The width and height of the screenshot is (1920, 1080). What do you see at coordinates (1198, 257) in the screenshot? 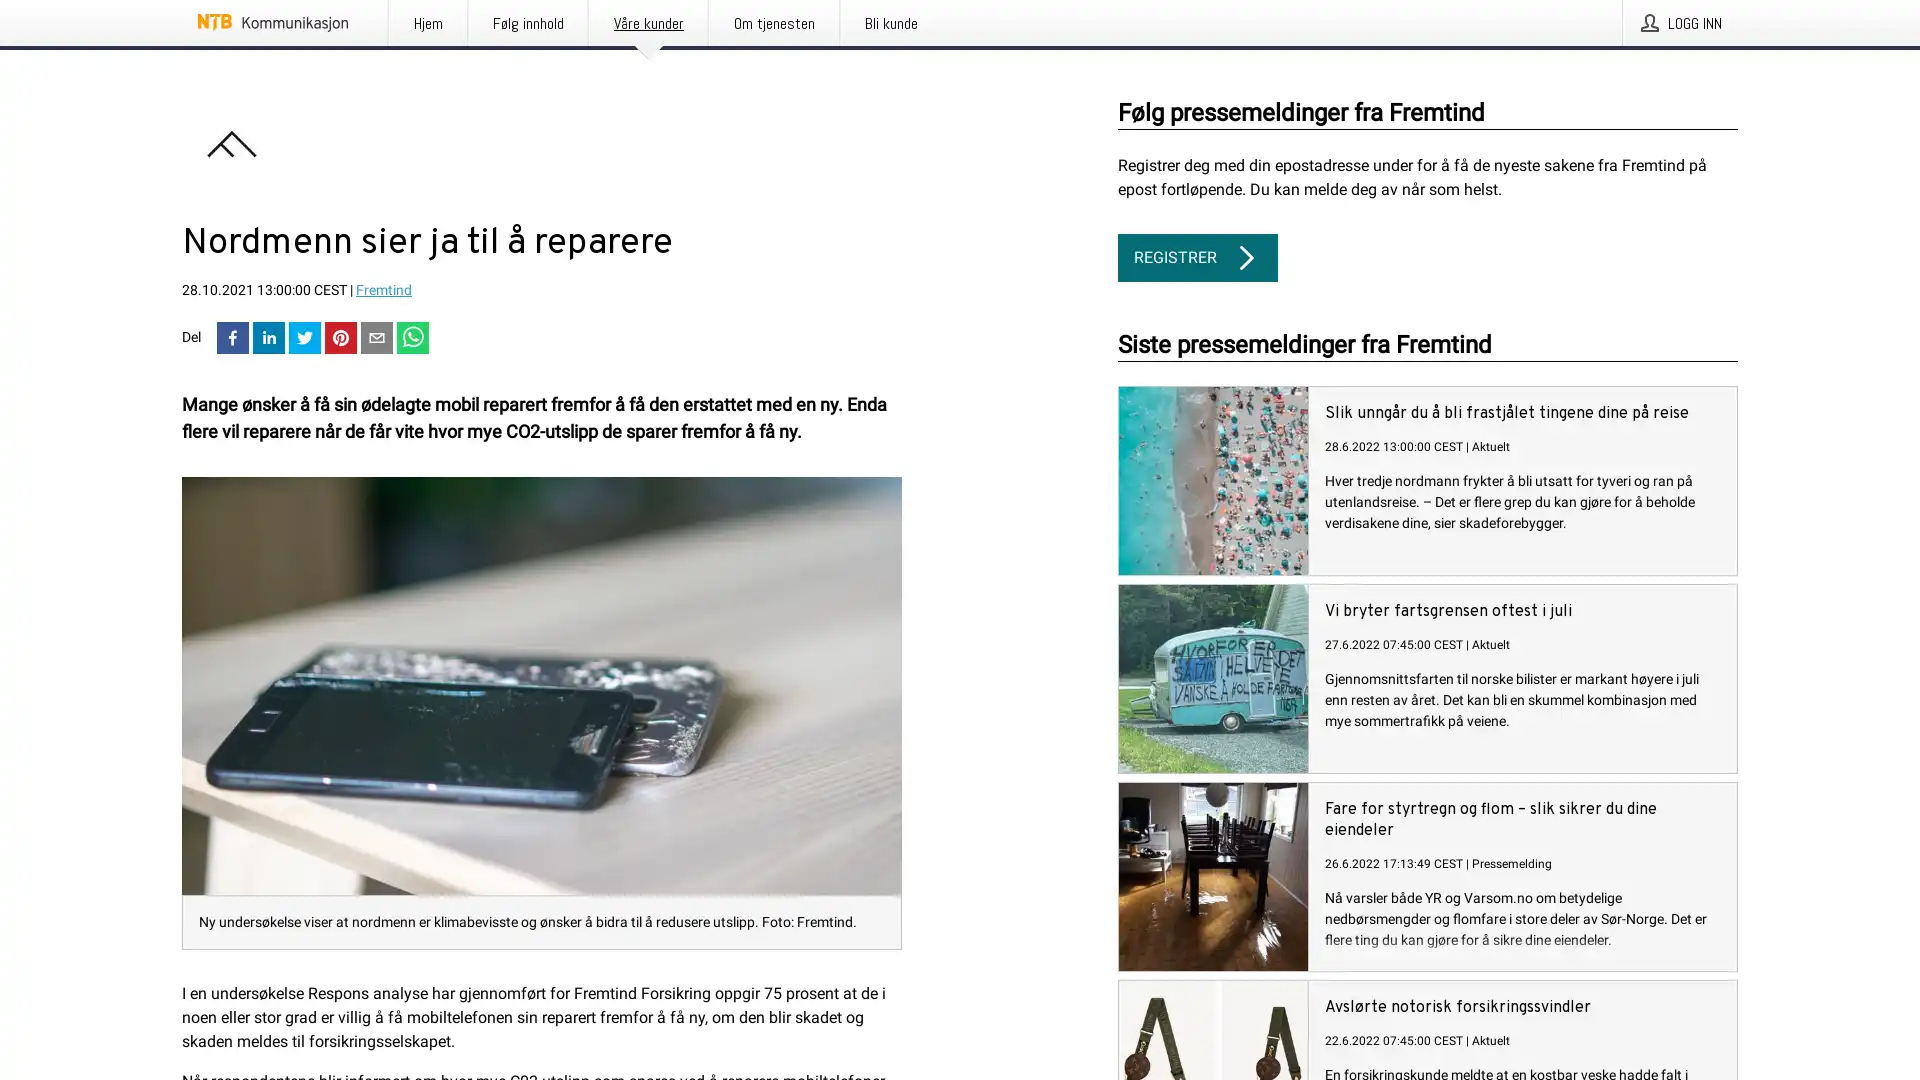
I see `REGISTRER` at bounding box center [1198, 257].